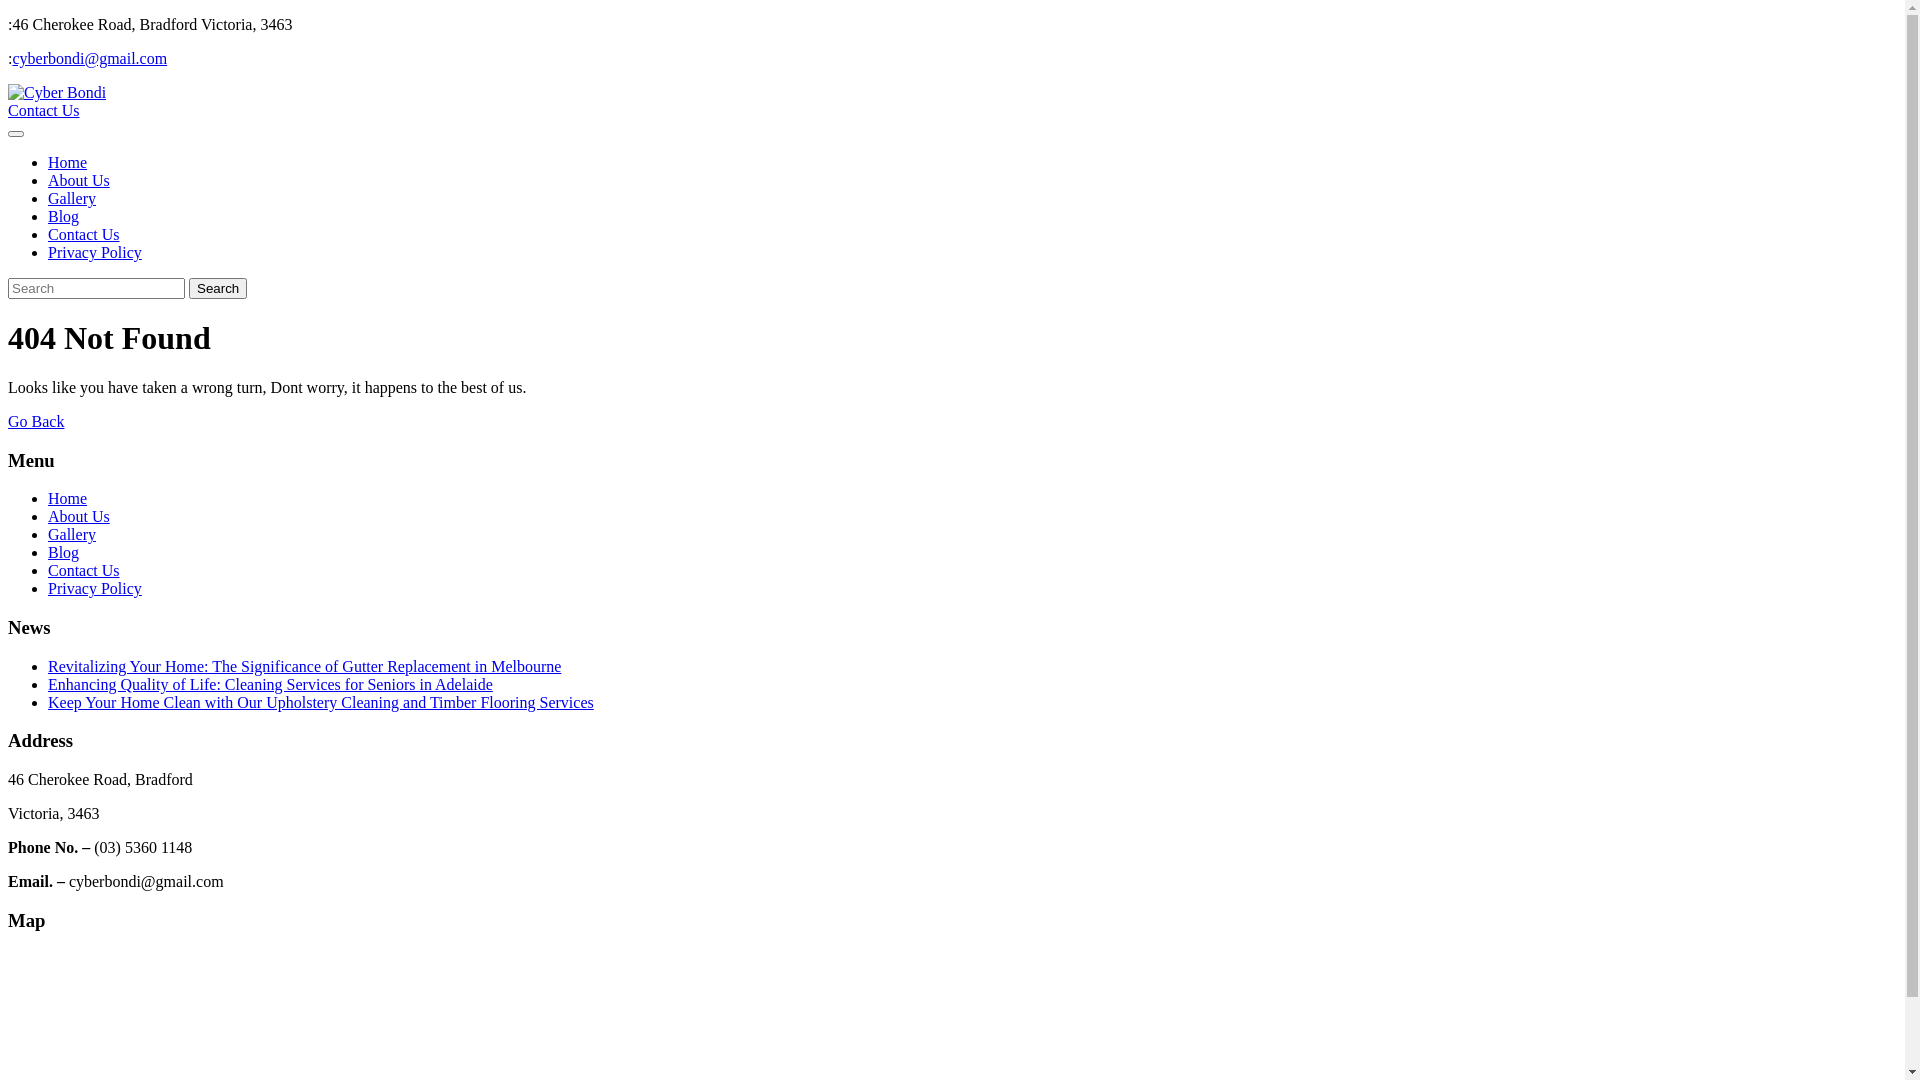  I want to click on 'Privacy Policy', so click(94, 251).